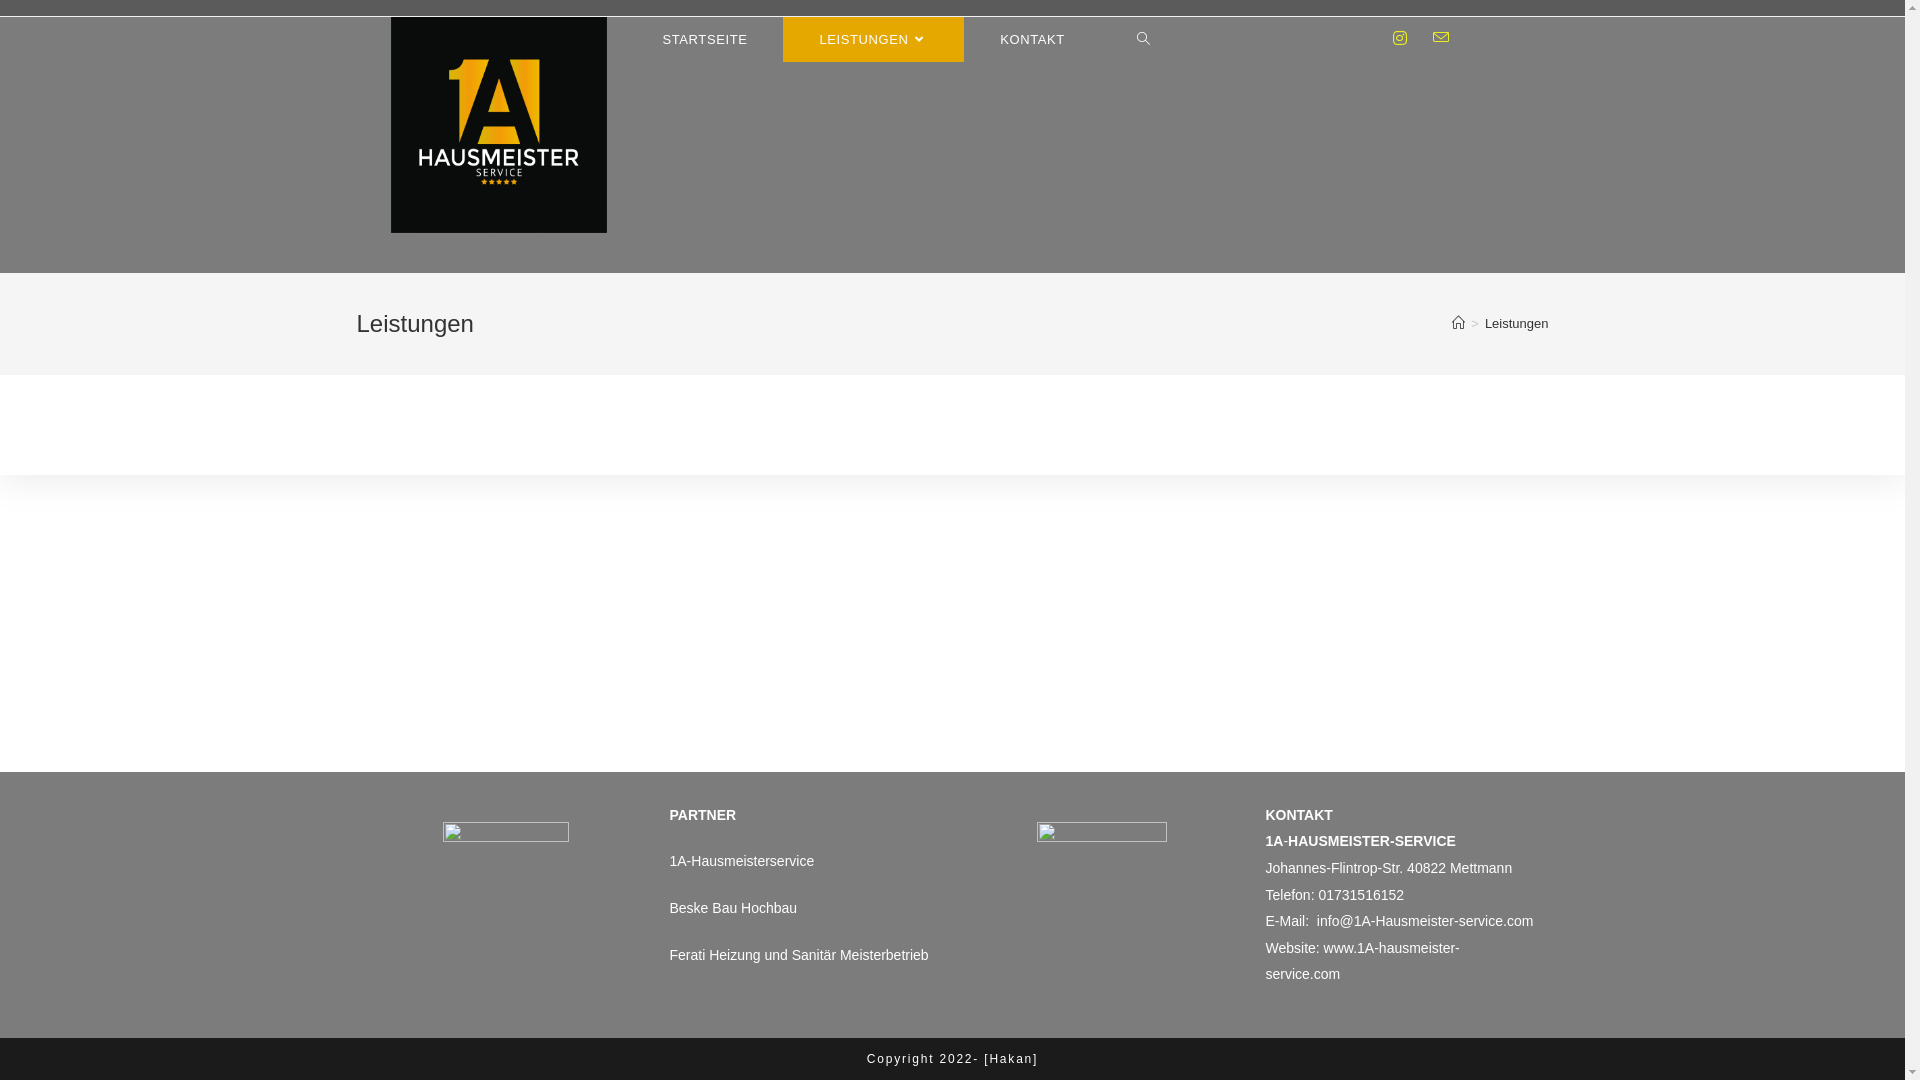 This screenshot has height=1080, width=1920. Describe the element at coordinates (1099, 39) in the screenshot. I see `'Toggle website search'` at that location.